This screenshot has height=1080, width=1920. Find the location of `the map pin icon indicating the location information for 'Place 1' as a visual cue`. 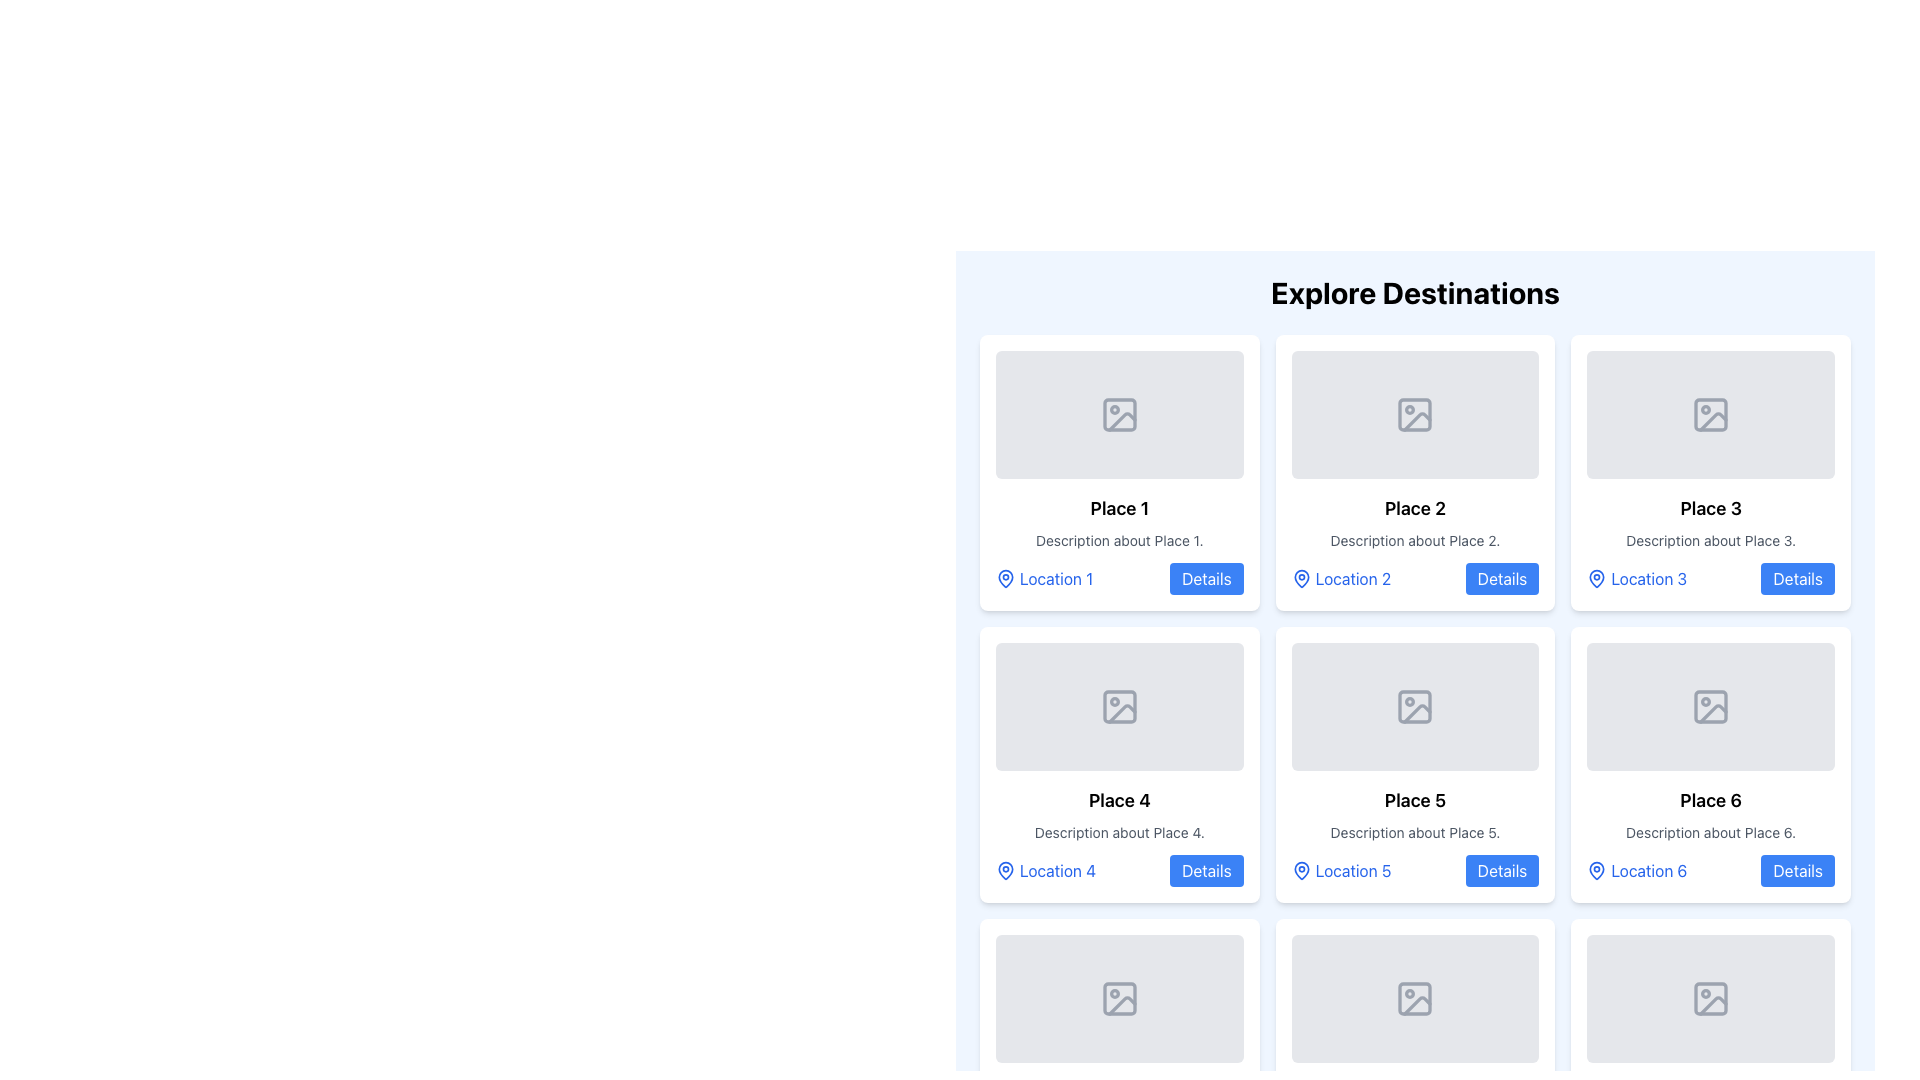

the map pin icon indicating the location information for 'Place 1' as a visual cue is located at coordinates (1006, 578).